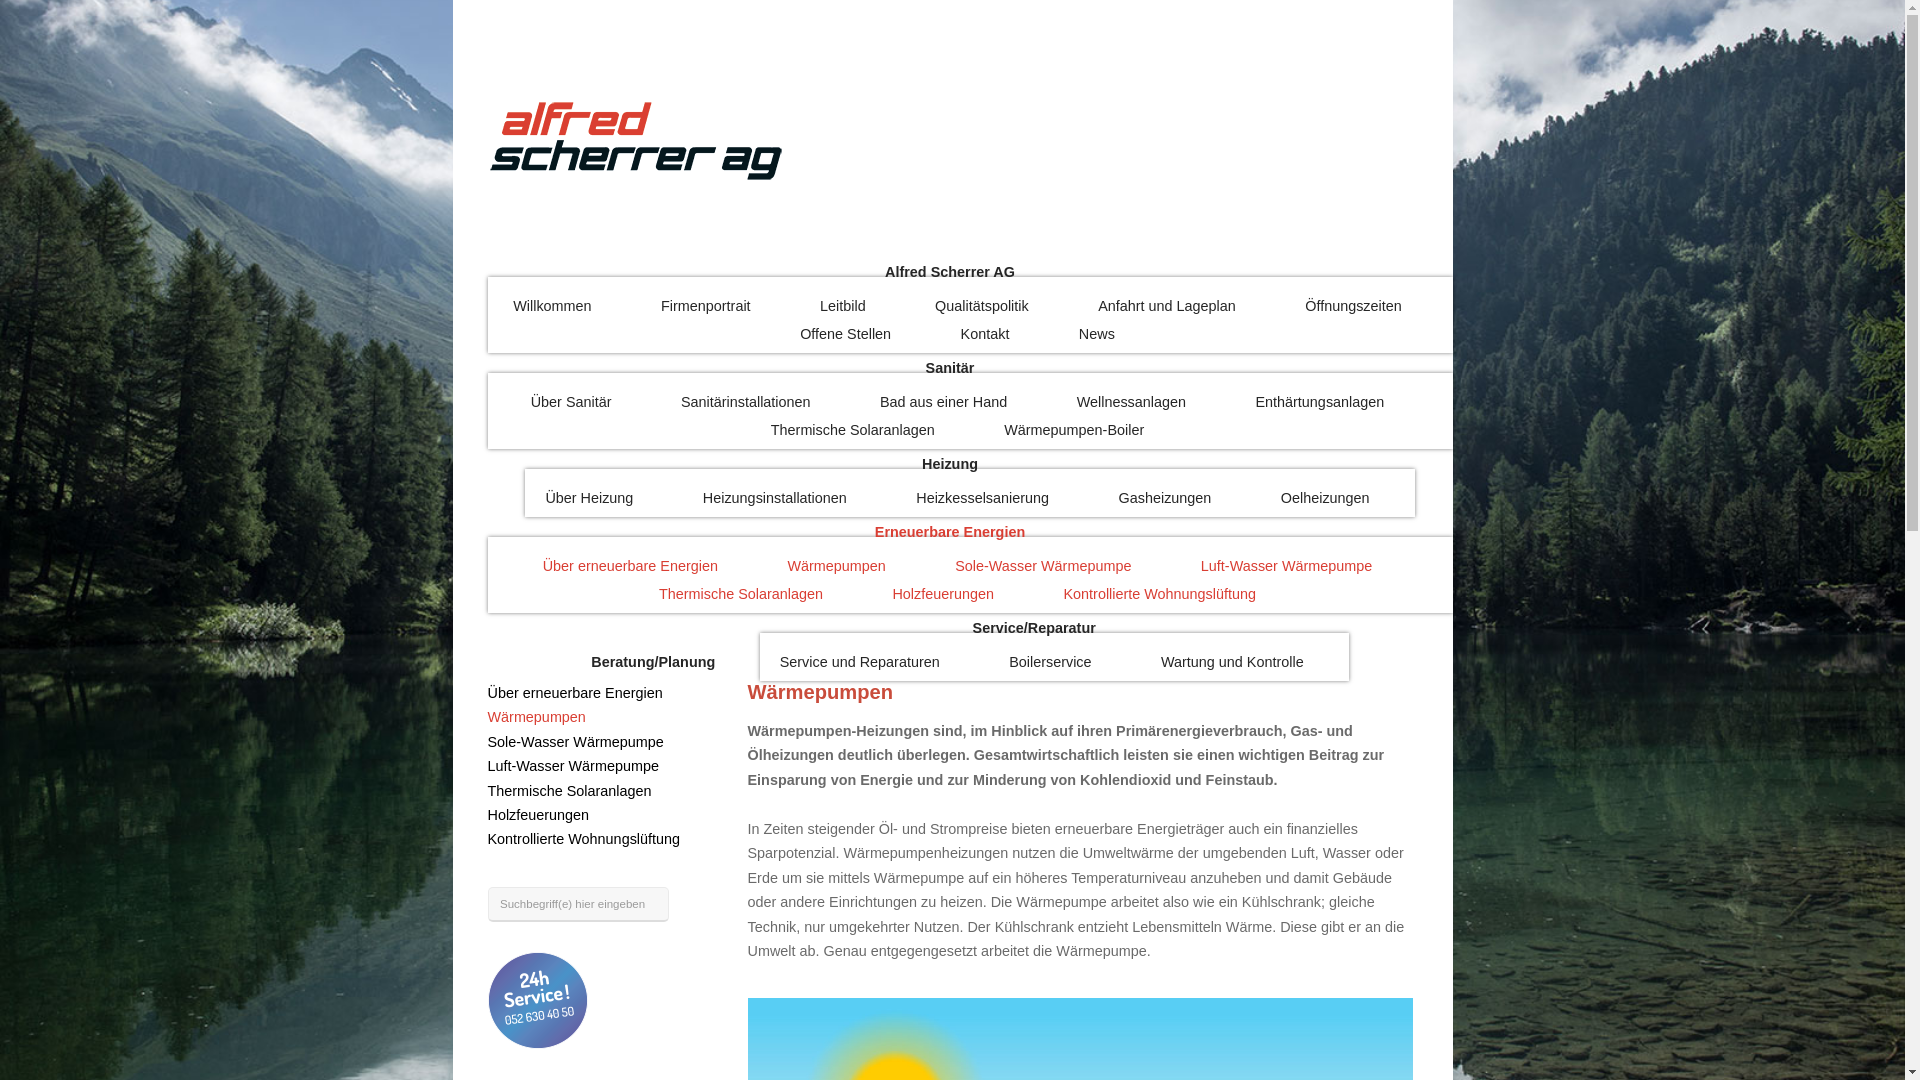  Describe the element at coordinates (949, 531) in the screenshot. I see `'Erneuerbare Energien'` at that location.